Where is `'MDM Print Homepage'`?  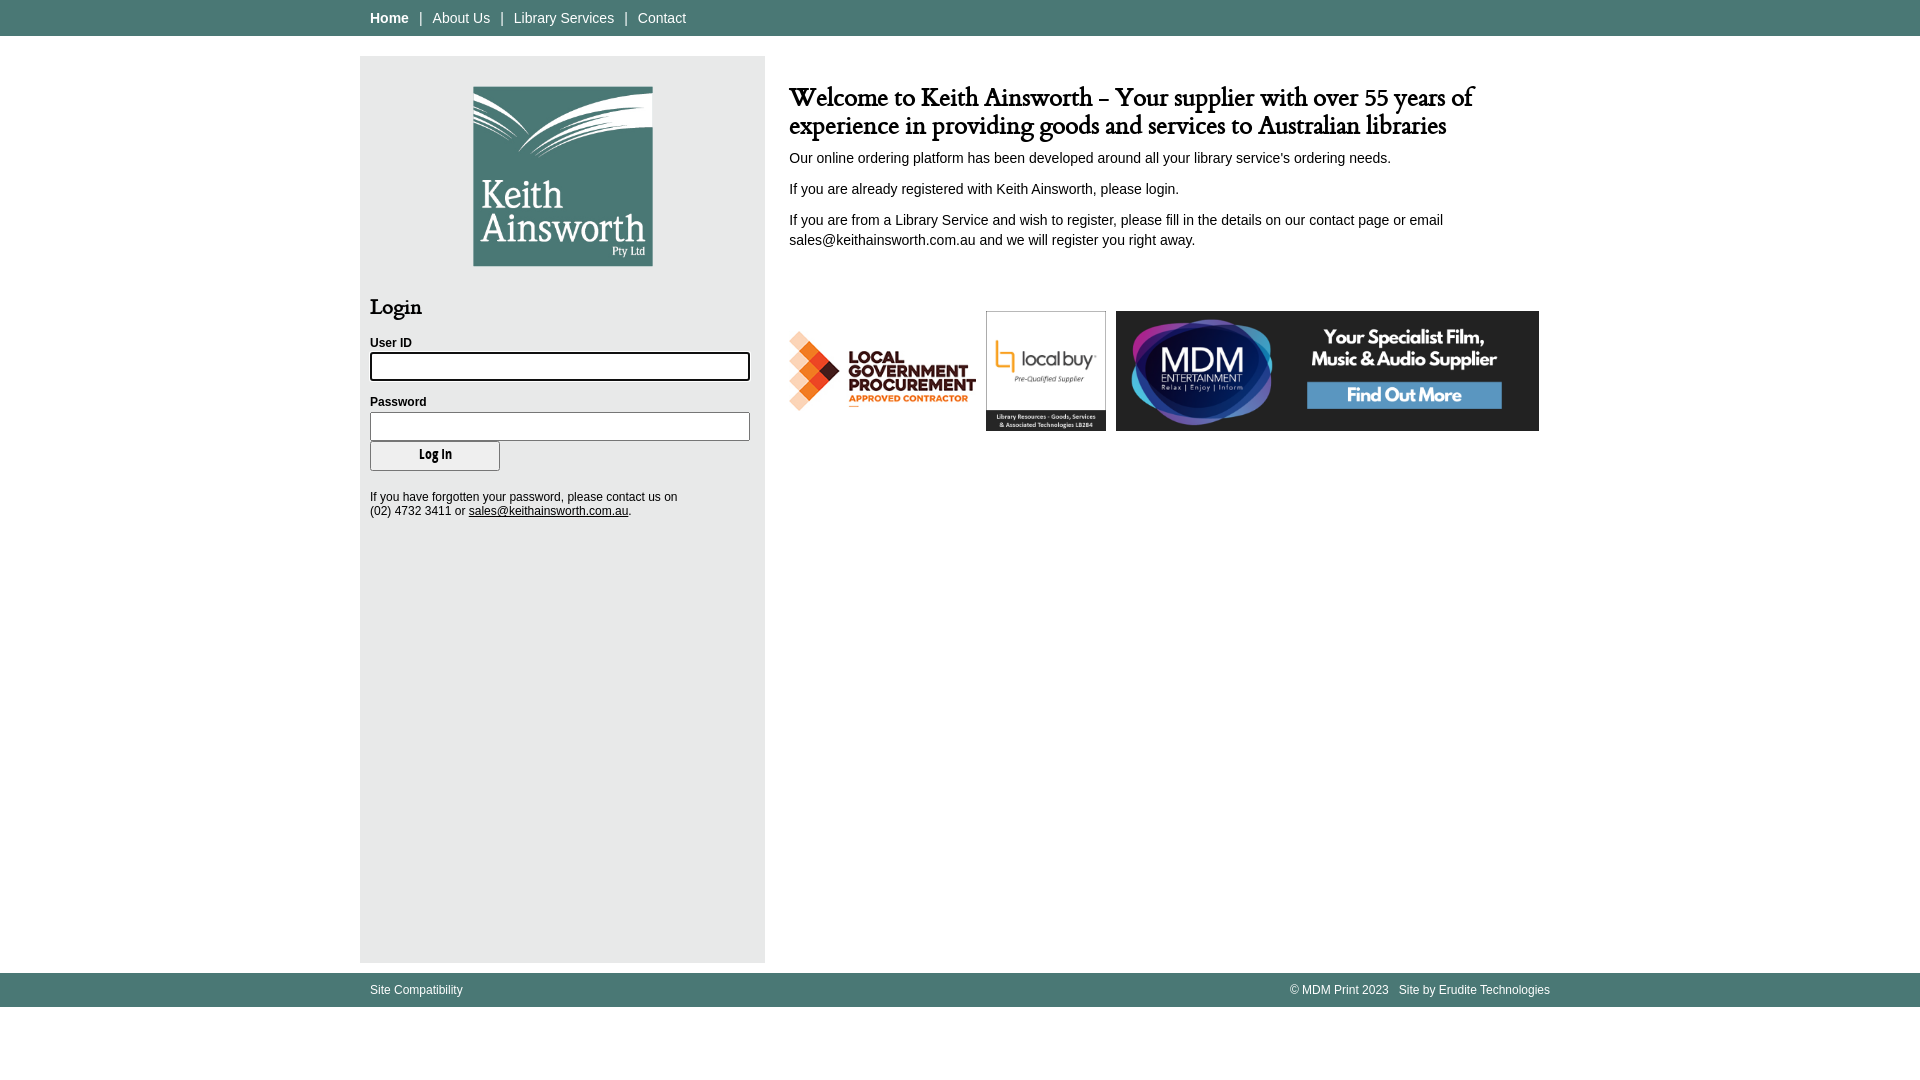
'MDM Print Homepage' is located at coordinates (561, 175).